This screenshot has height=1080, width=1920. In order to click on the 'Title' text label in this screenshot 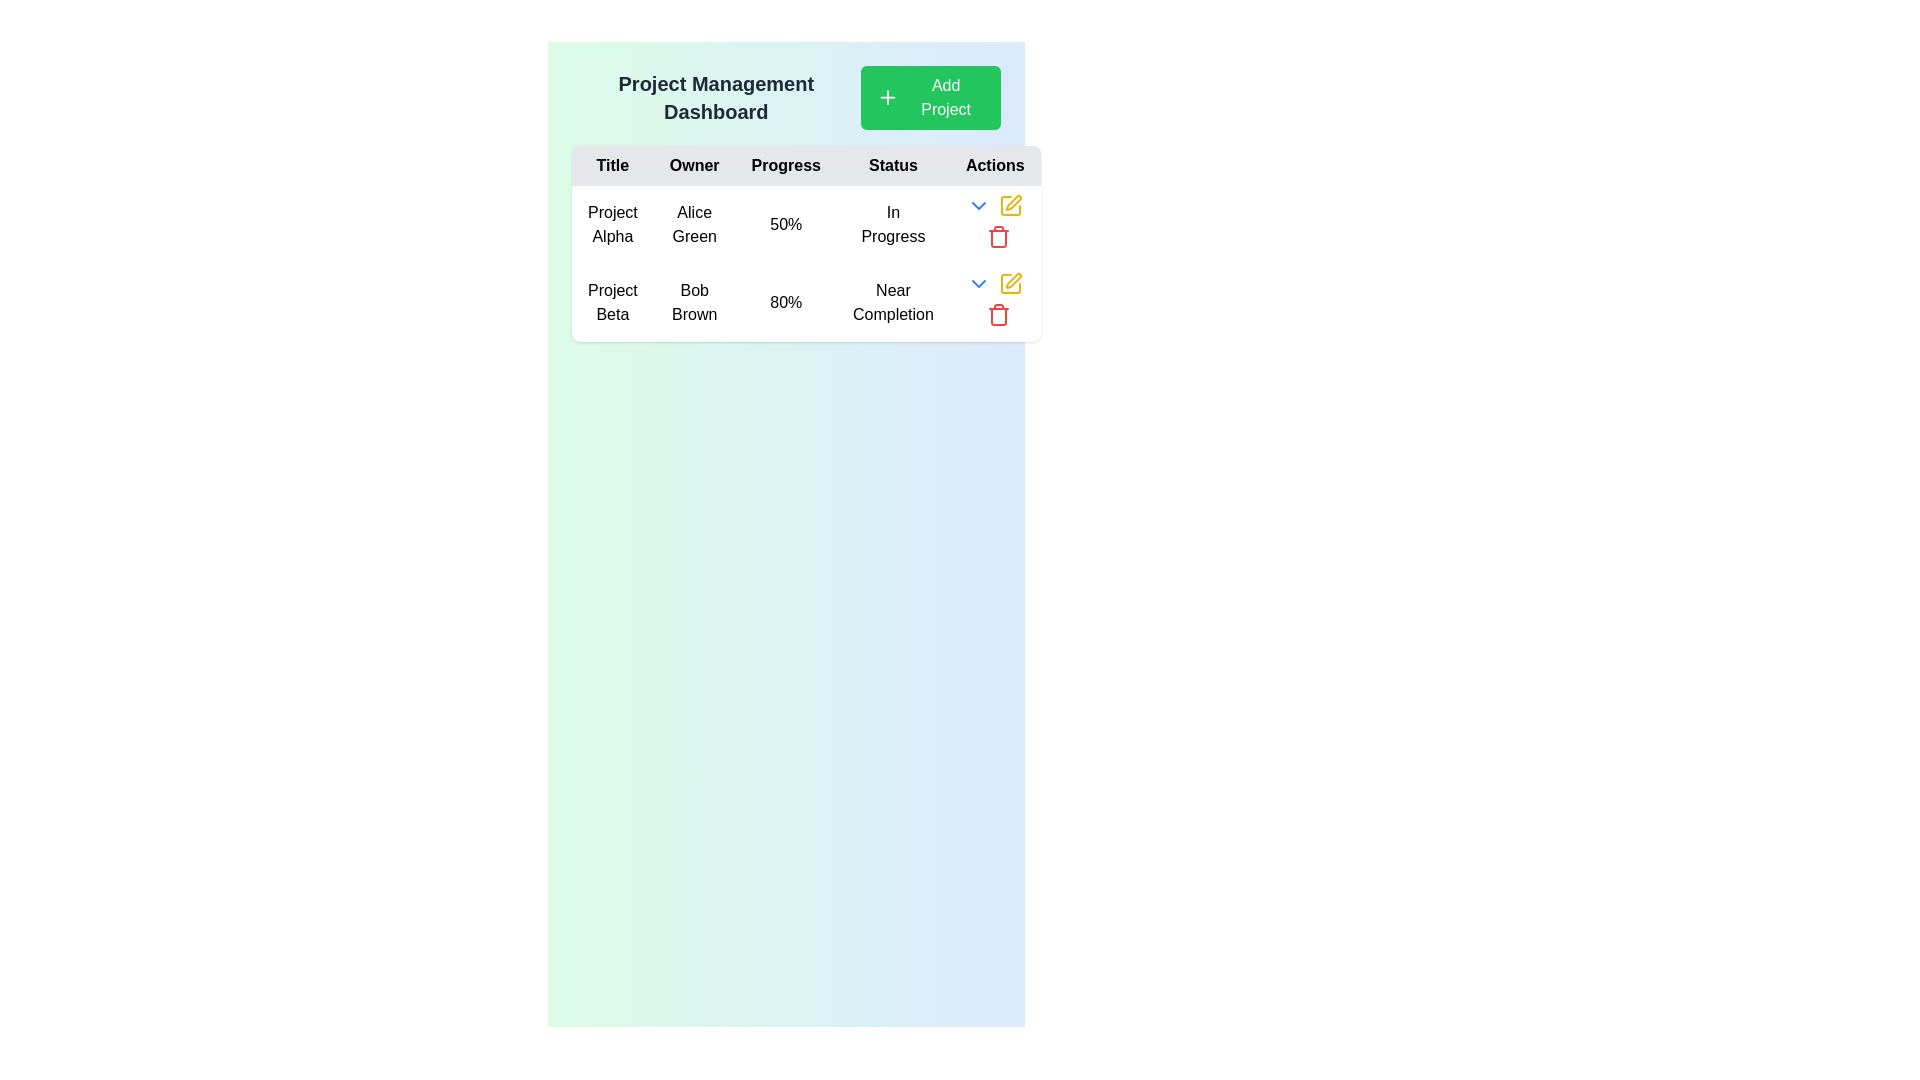, I will do `click(611, 164)`.